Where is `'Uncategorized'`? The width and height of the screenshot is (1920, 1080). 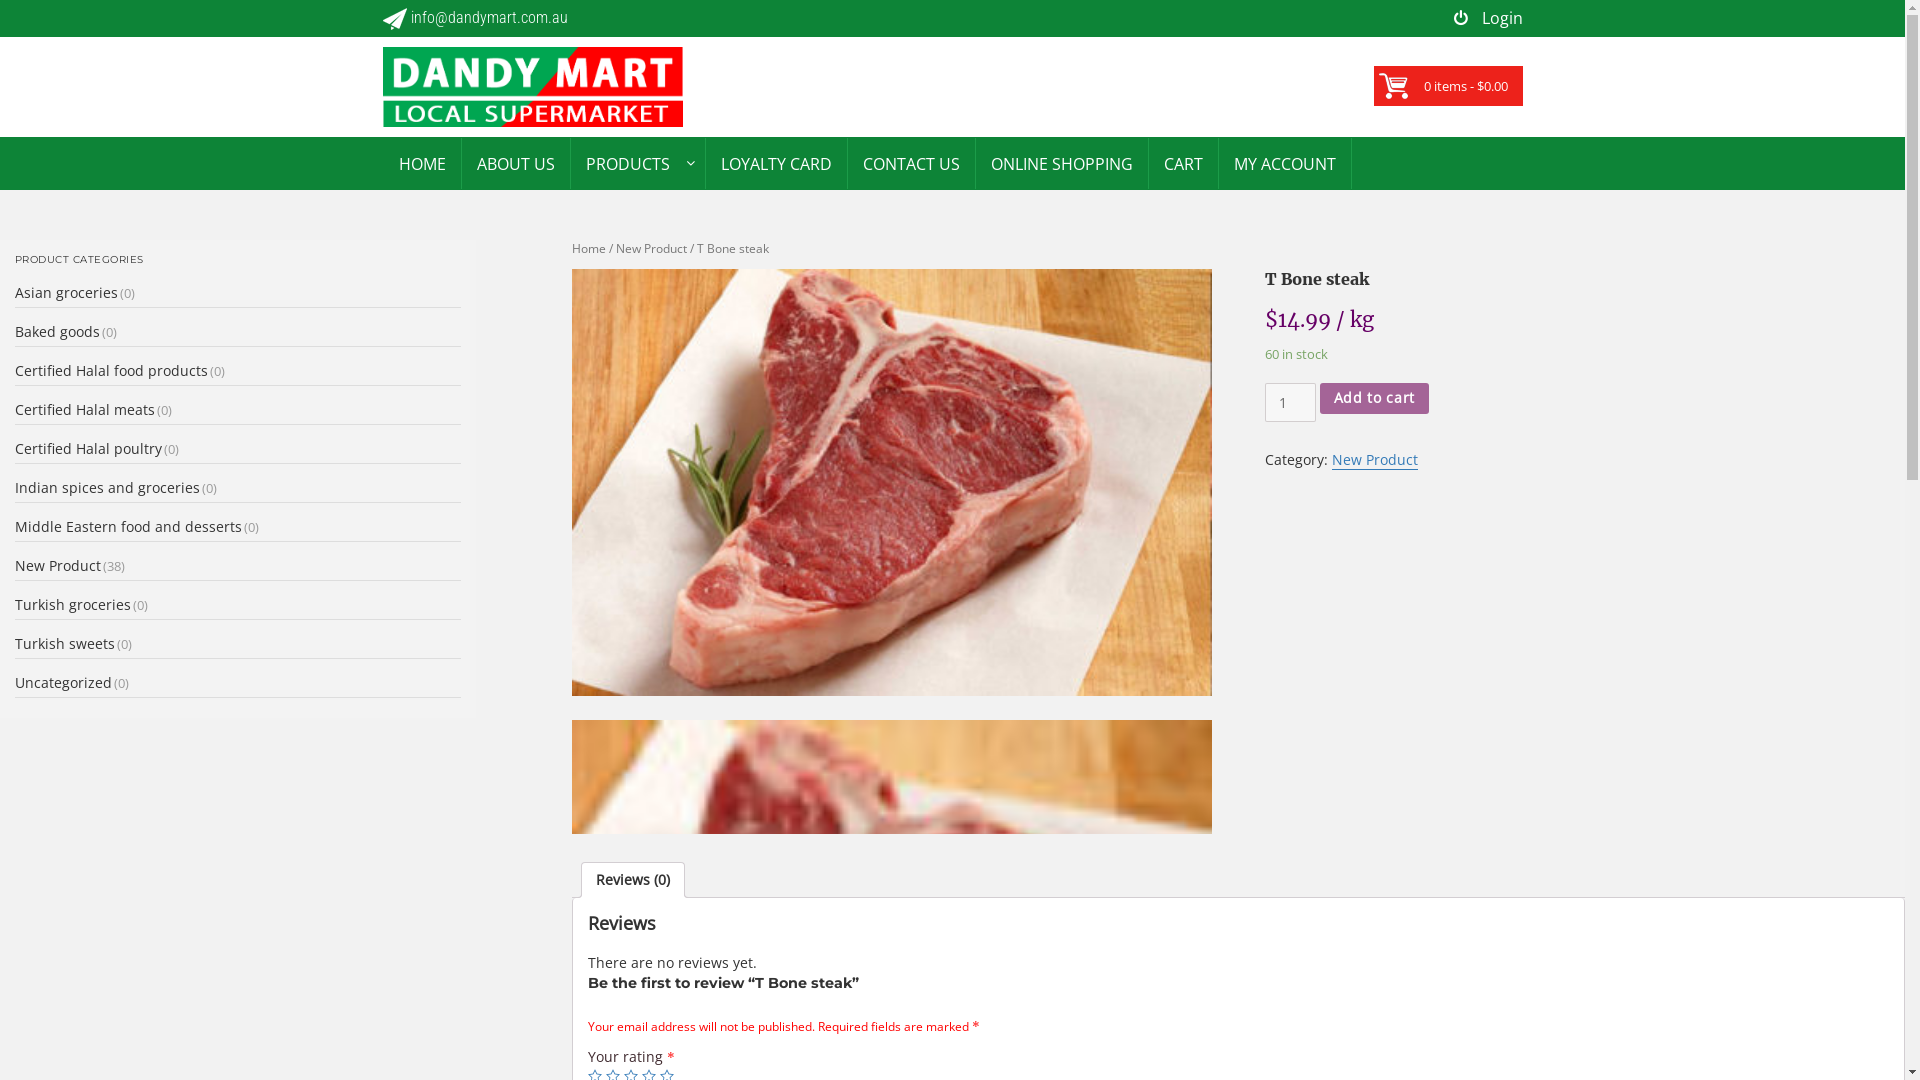 'Uncategorized' is located at coordinates (63, 681).